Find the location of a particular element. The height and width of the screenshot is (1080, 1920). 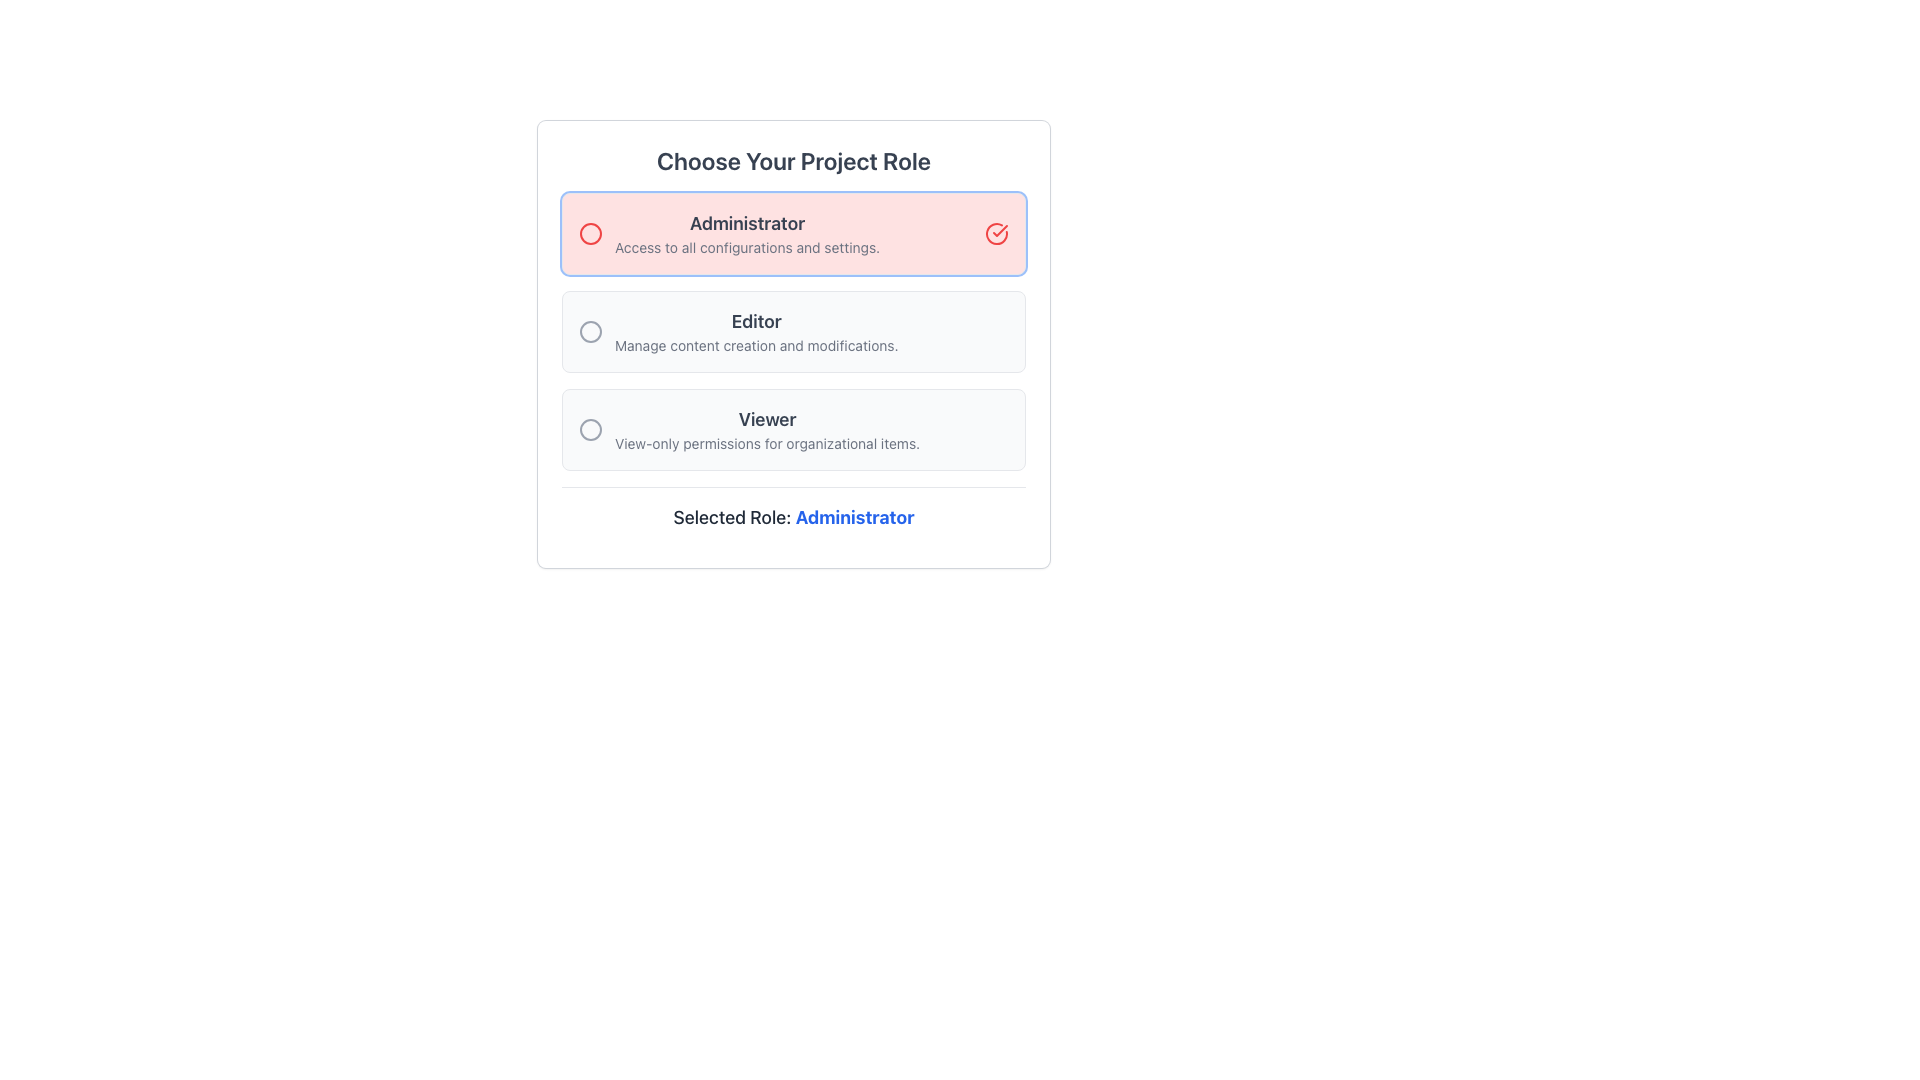

the 'Editor' role description text label located in the second position of the vertically aligned list of selection options is located at coordinates (755, 330).